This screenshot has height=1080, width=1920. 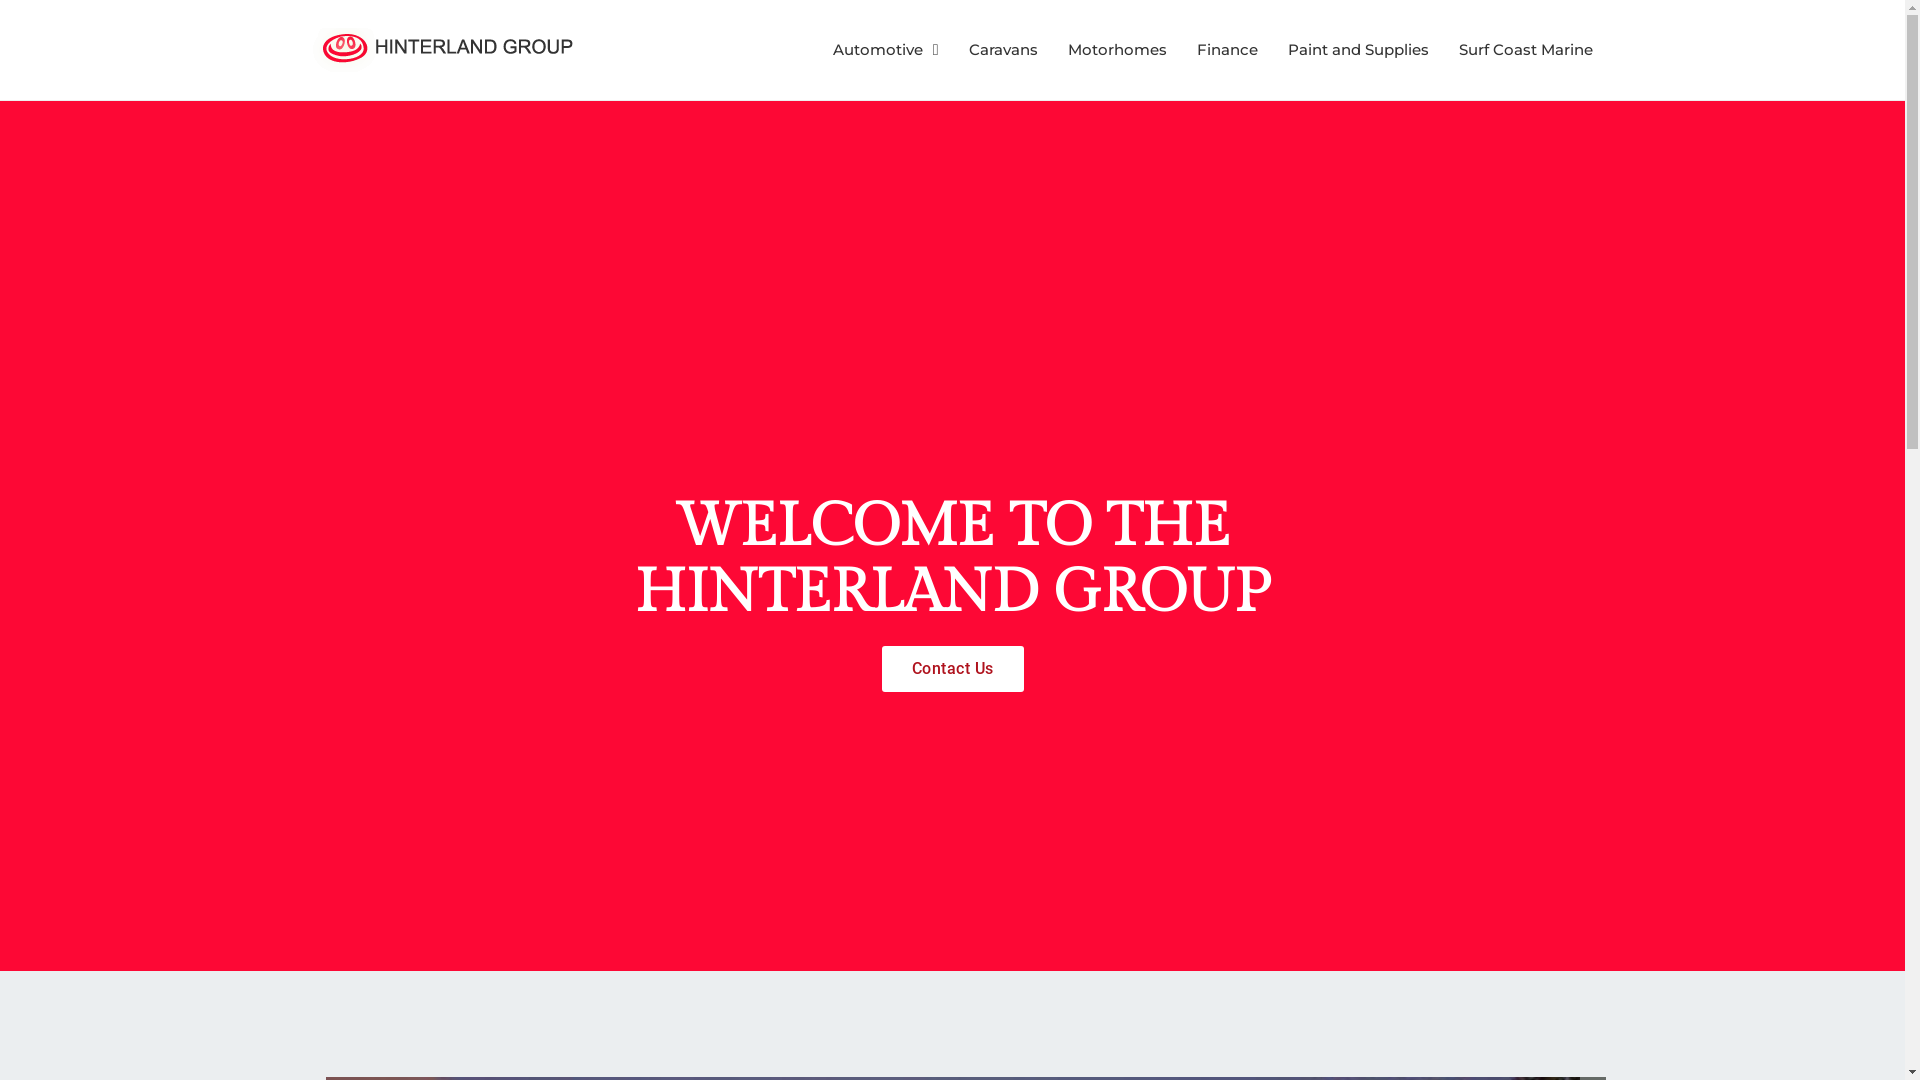 I want to click on 'Motorhomes', so click(x=1116, y=49).